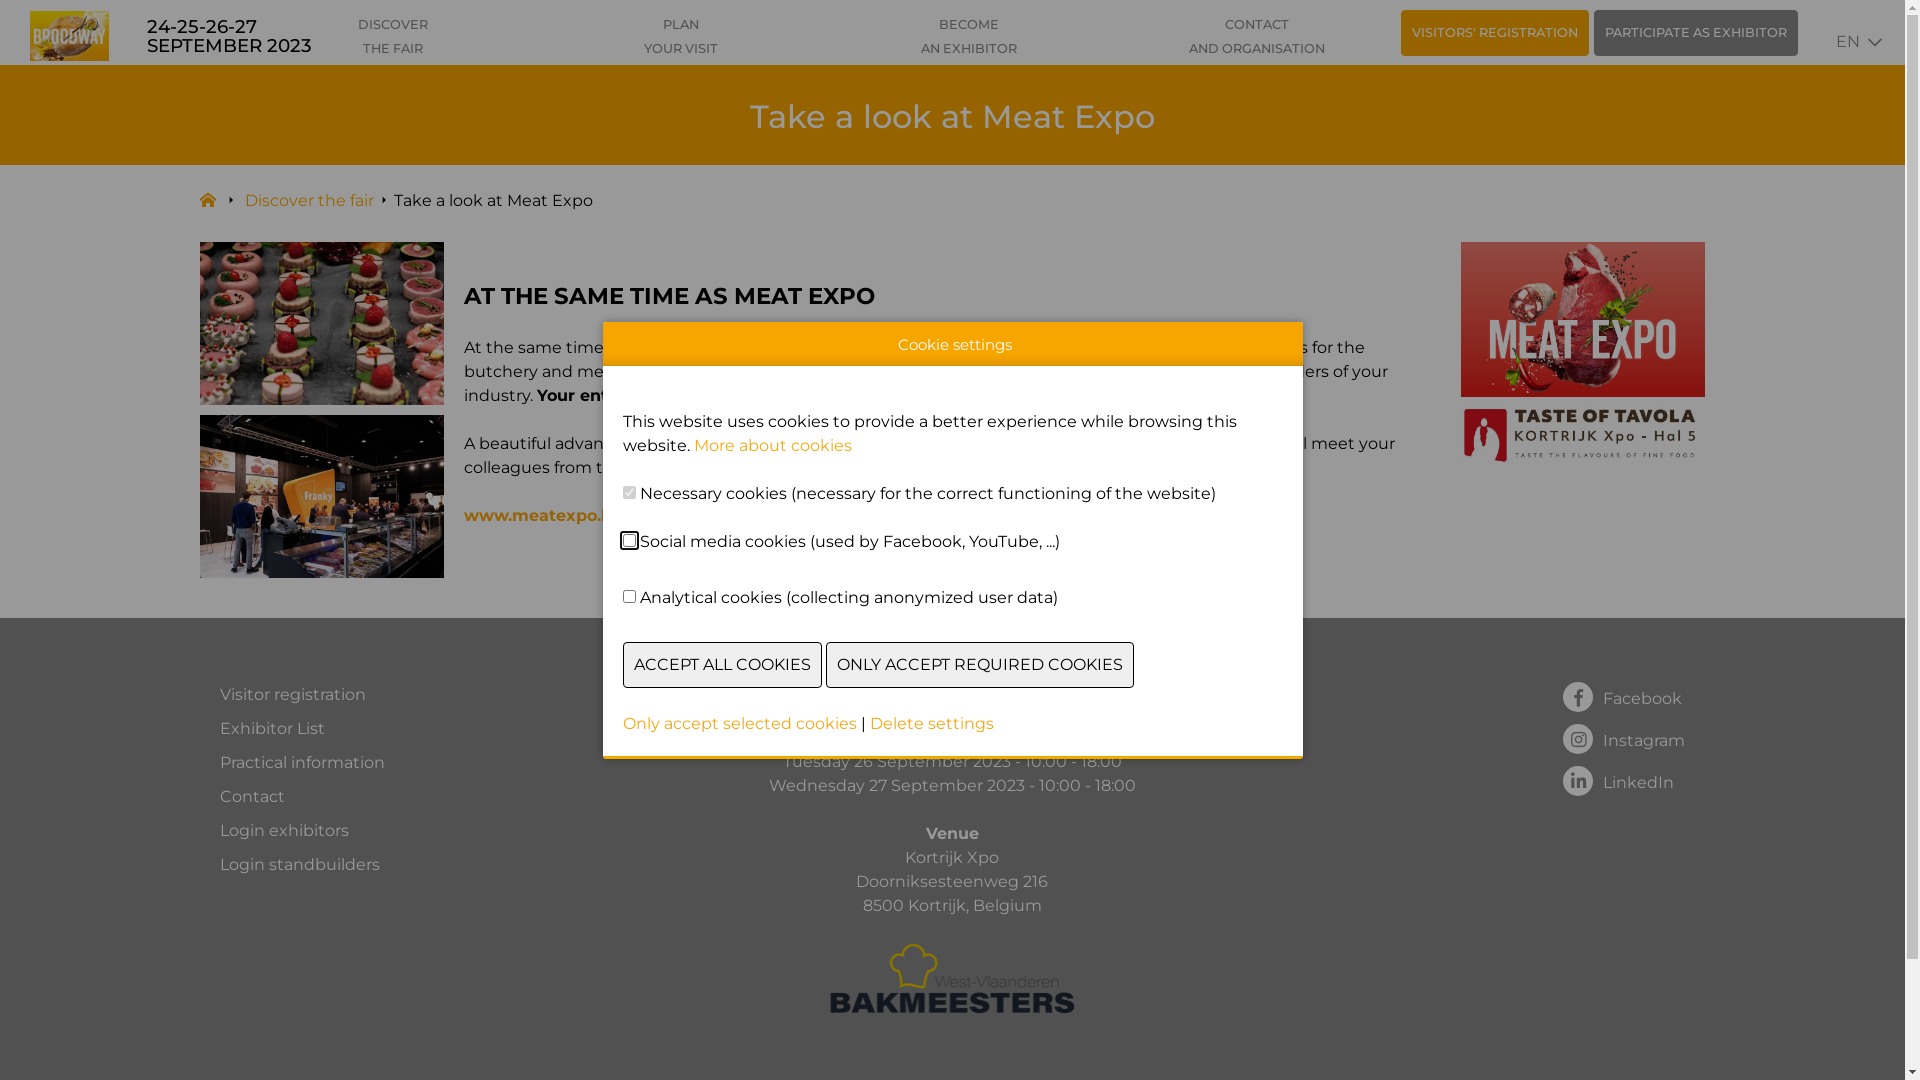 Image resolution: width=1920 pixels, height=1080 pixels. Describe the element at coordinates (621, 664) in the screenshot. I see `'Accept all cookies'` at that location.